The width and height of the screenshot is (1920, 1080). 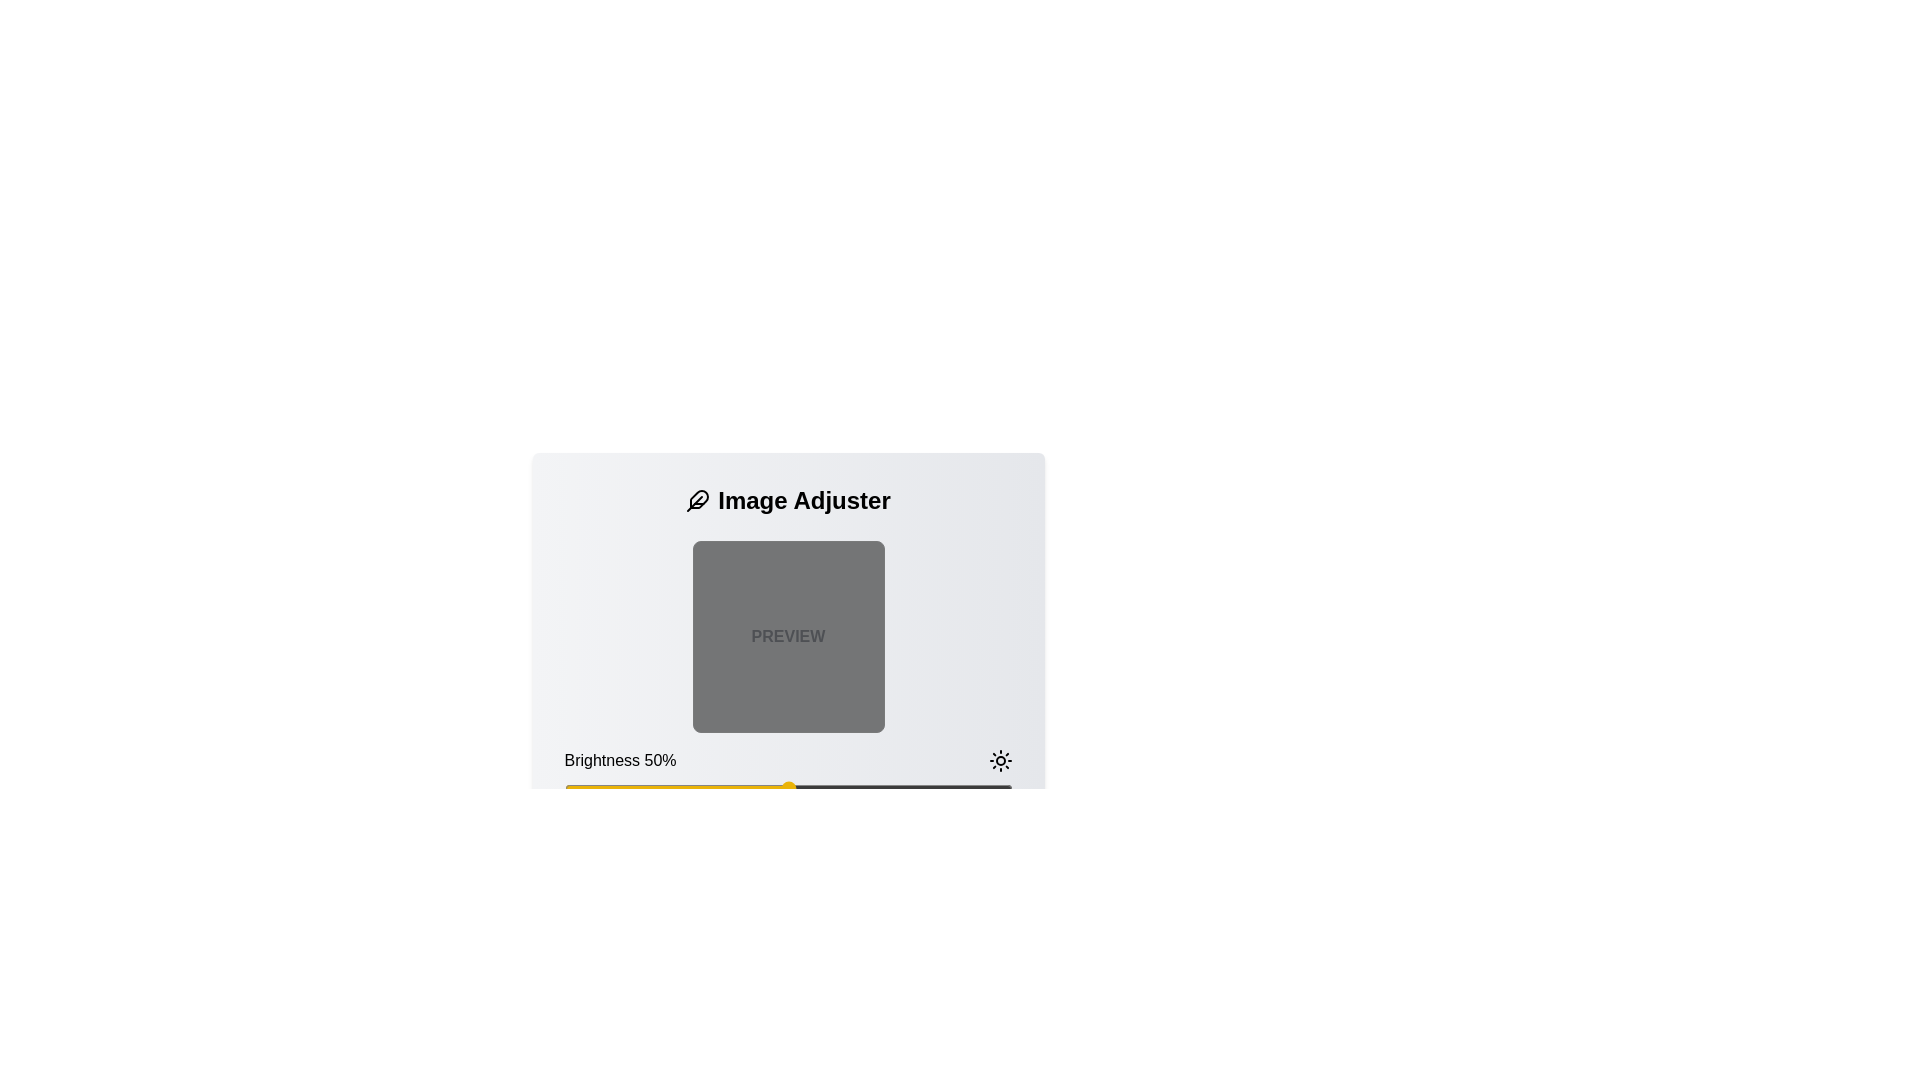 I want to click on the text label that indicates the contrast adjustment parameter, currently displaying a value of 50%, so click(x=612, y=840).